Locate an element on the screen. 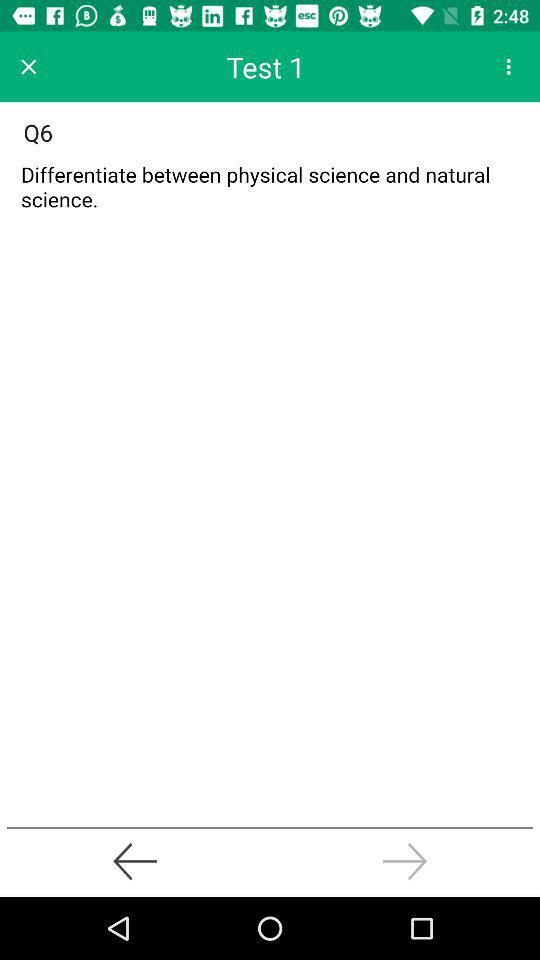  the add is located at coordinates (270, 192).